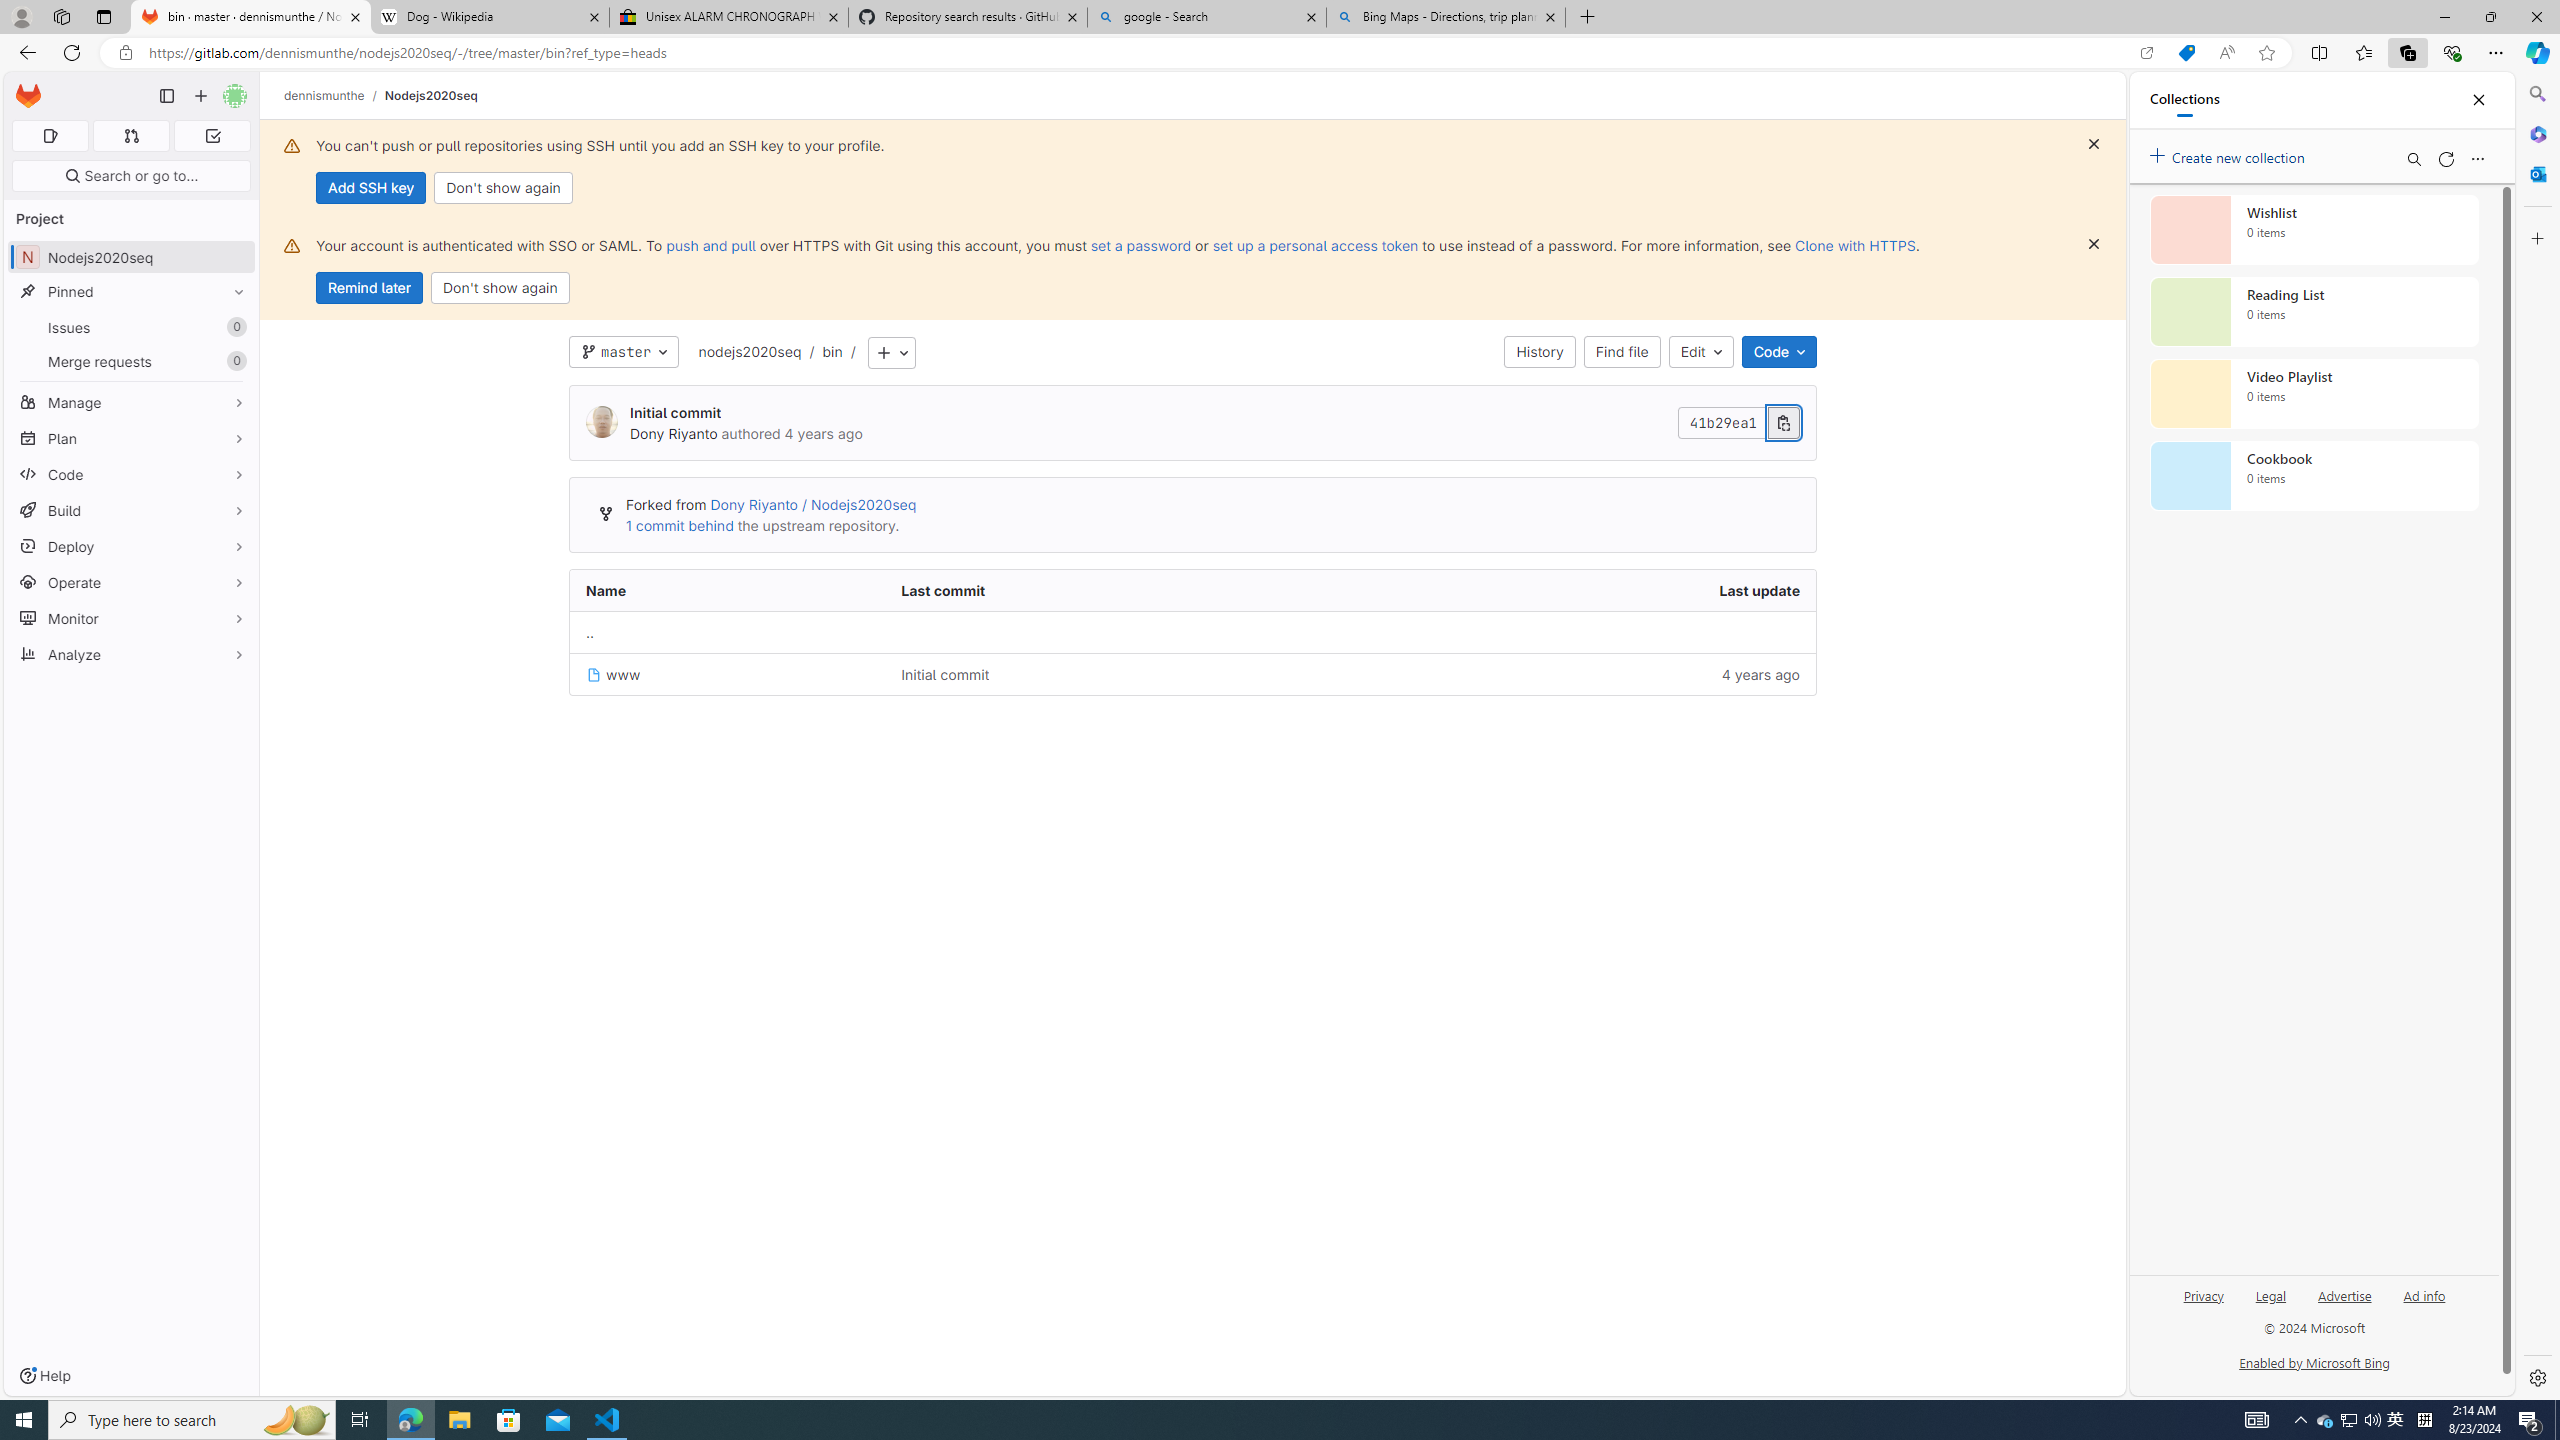  Describe the element at coordinates (2094, 244) in the screenshot. I see `'Dismiss'` at that location.